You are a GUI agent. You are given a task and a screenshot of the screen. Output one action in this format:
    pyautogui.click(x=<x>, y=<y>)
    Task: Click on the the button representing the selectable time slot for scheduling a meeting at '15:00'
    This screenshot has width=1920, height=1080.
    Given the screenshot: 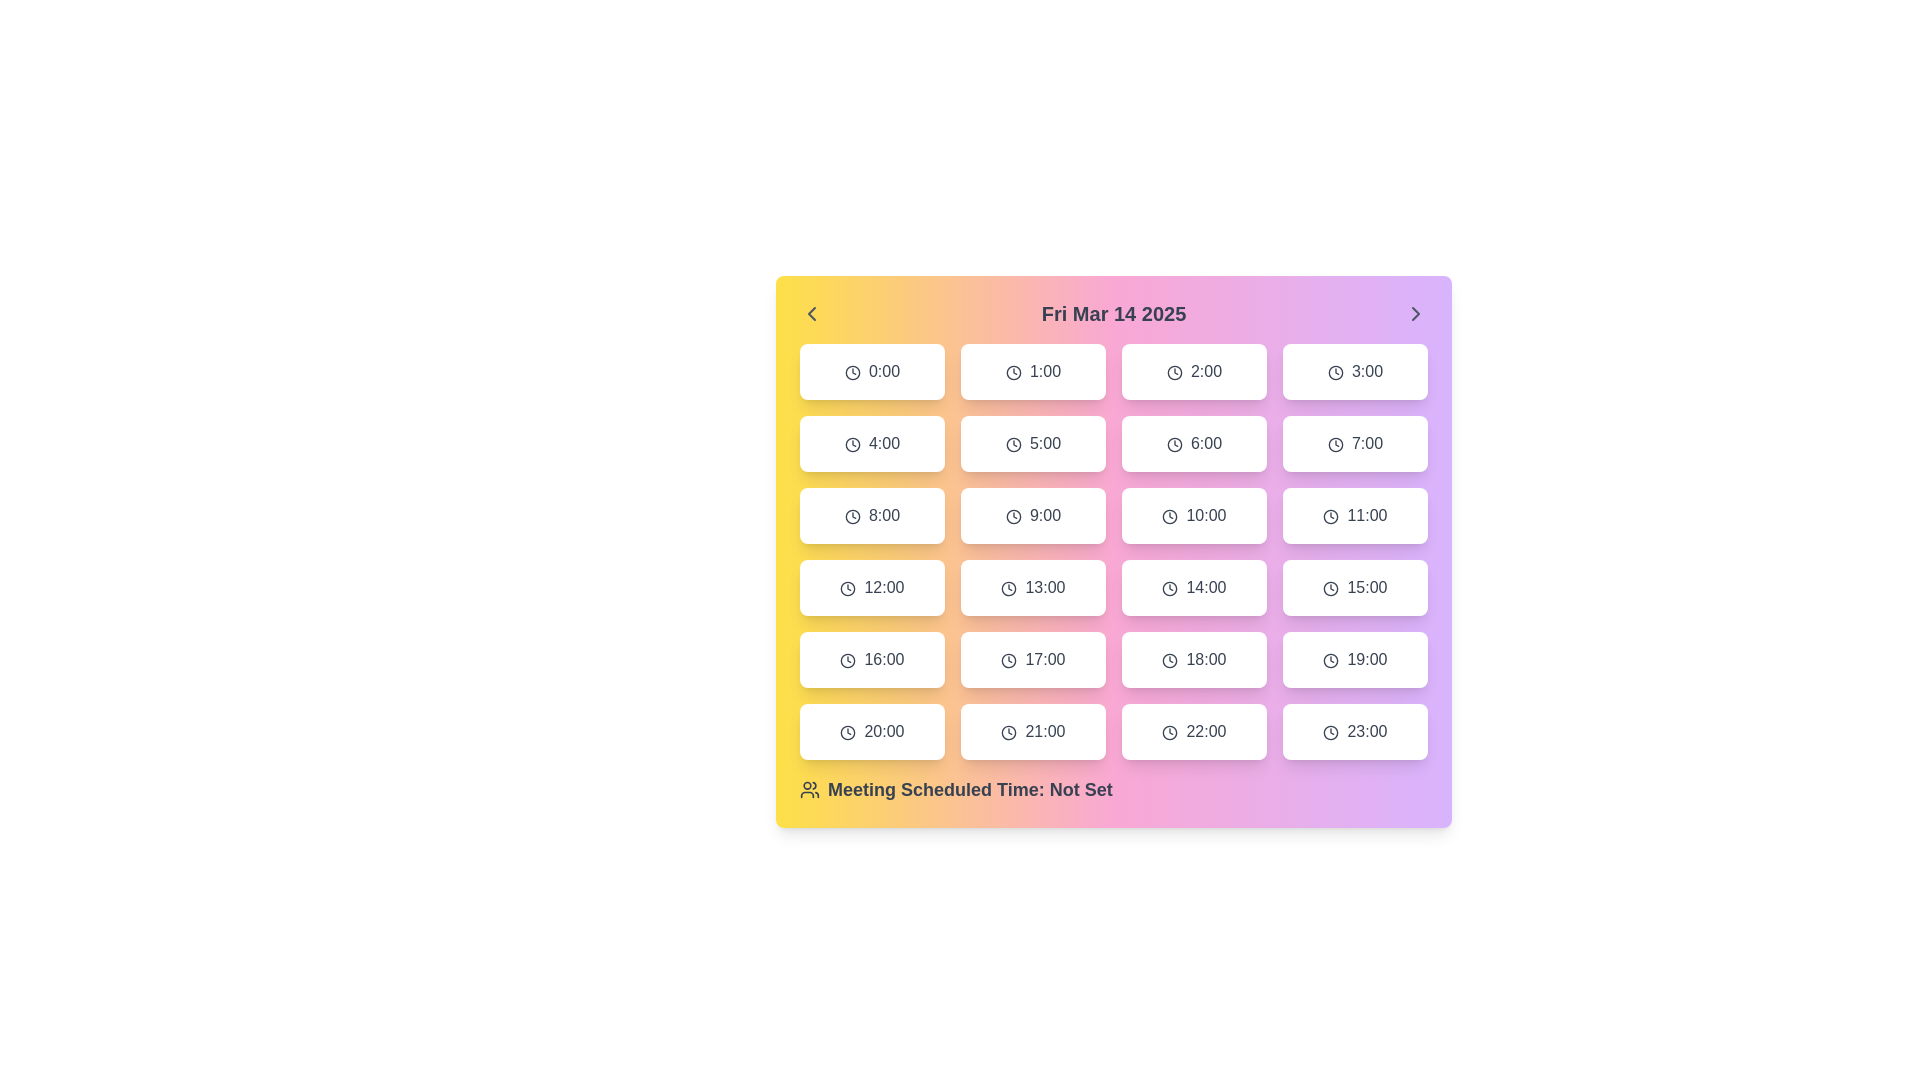 What is the action you would take?
    pyautogui.click(x=1355, y=586)
    